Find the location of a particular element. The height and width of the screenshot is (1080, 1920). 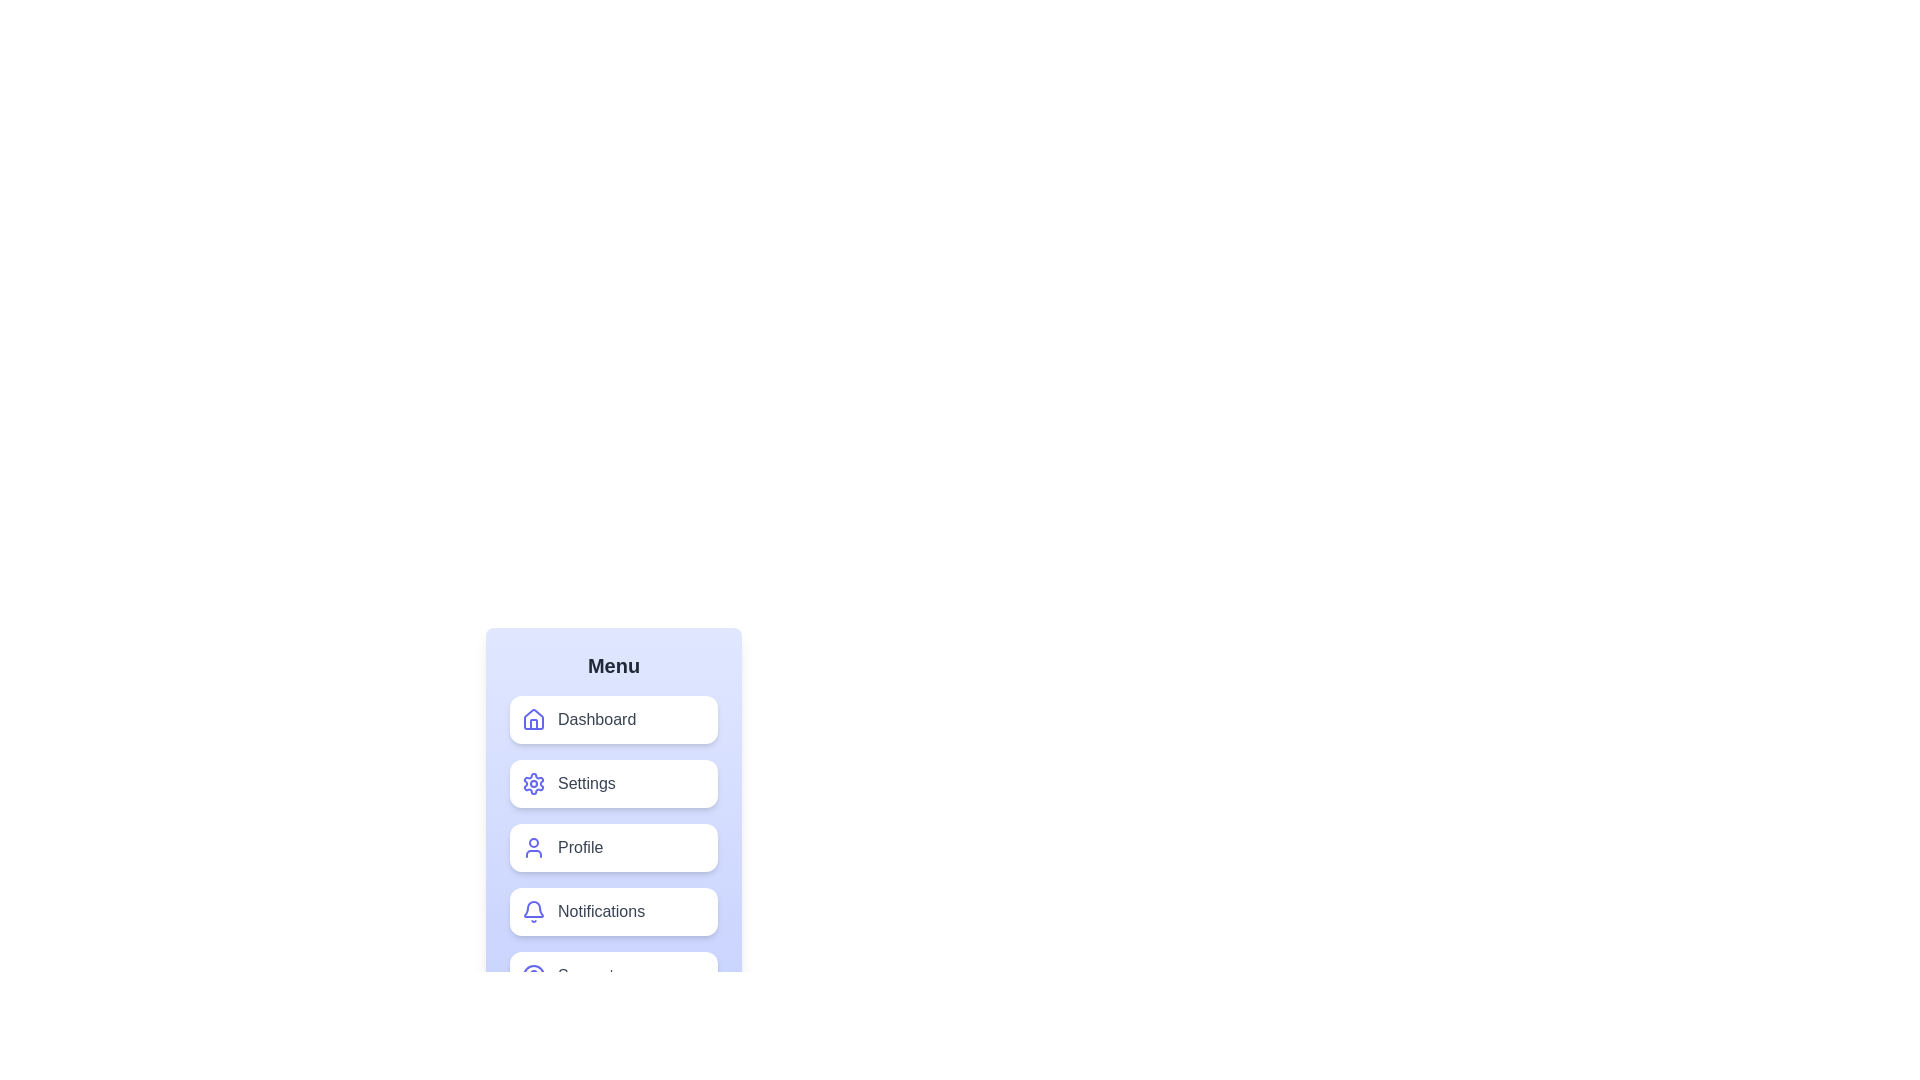

the 'Profile' button, which is the third item in the vertical menu containing user options is located at coordinates (613, 848).